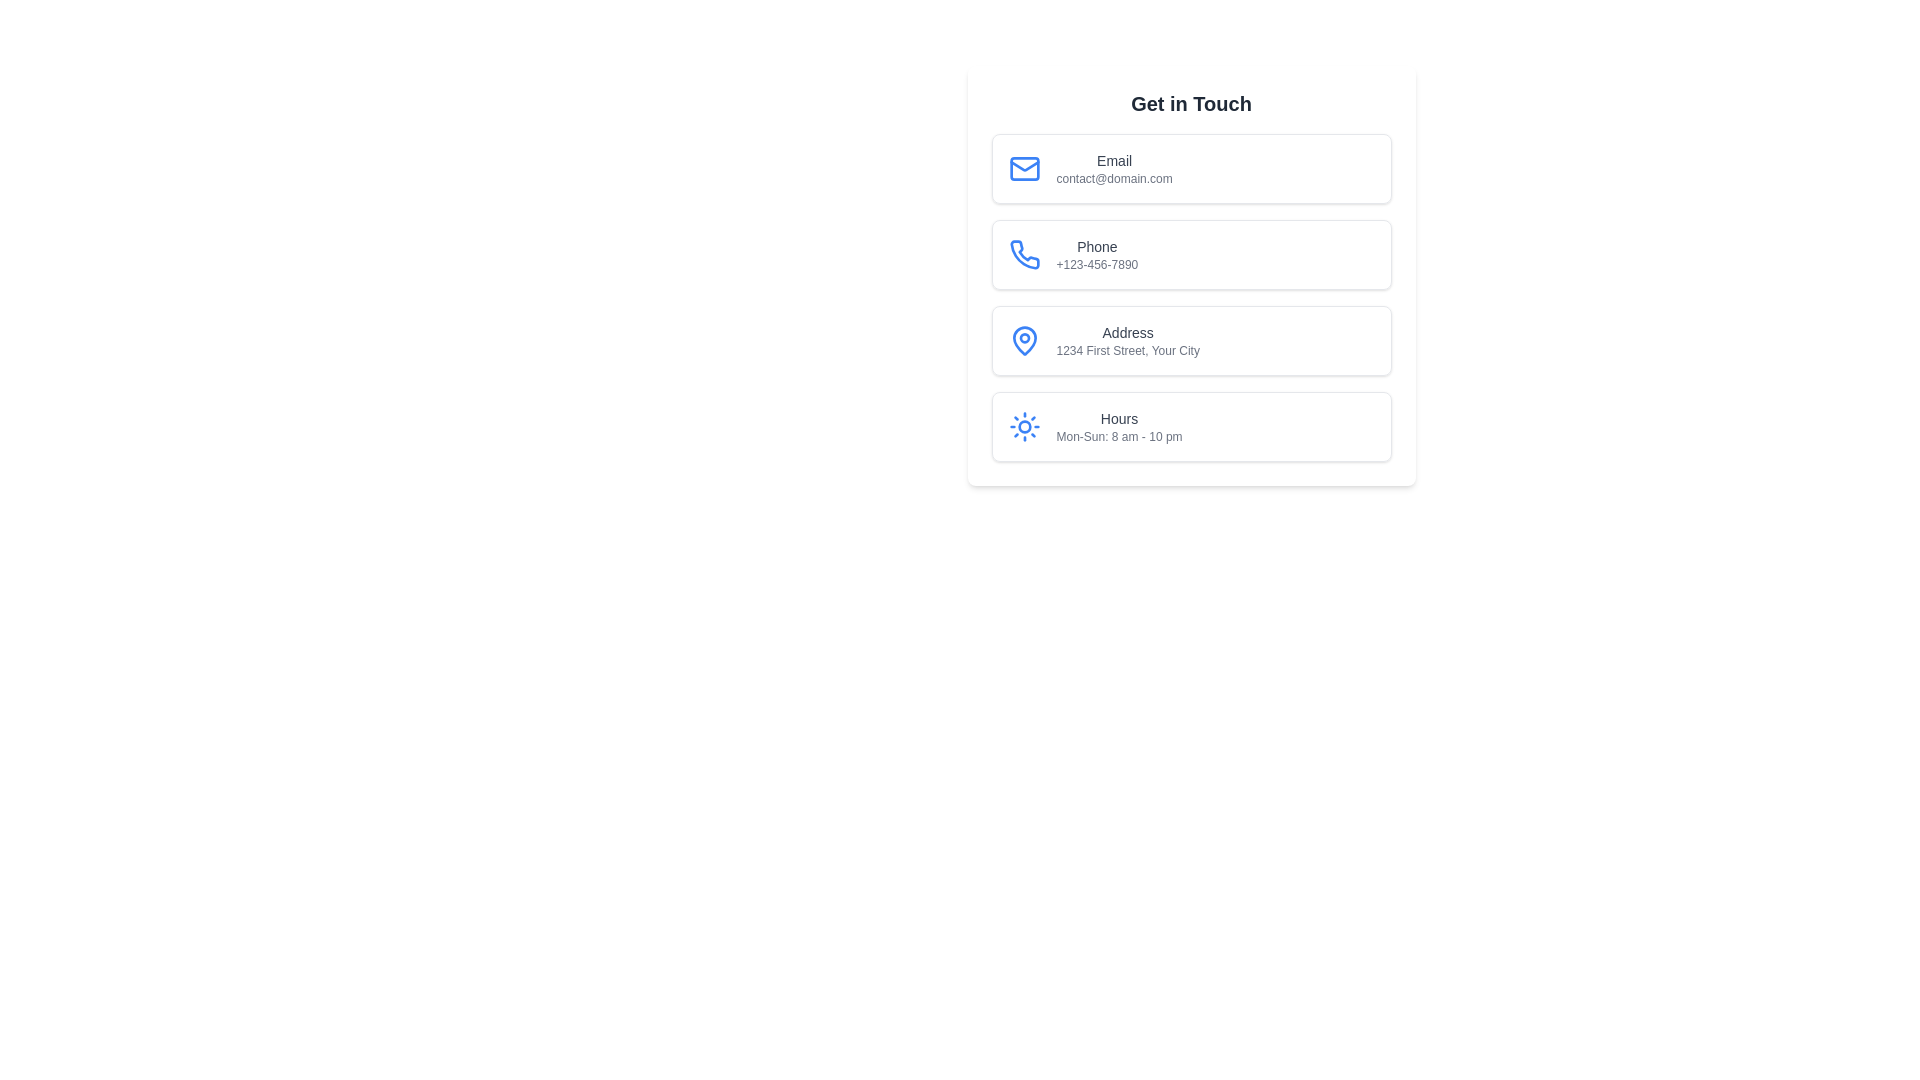  I want to click on the non-interactive text display element that shows business hours, located in the fourth item of a vertical list, to the right of the blue sun icon, below the 'Address' block, so click(1118, 426).